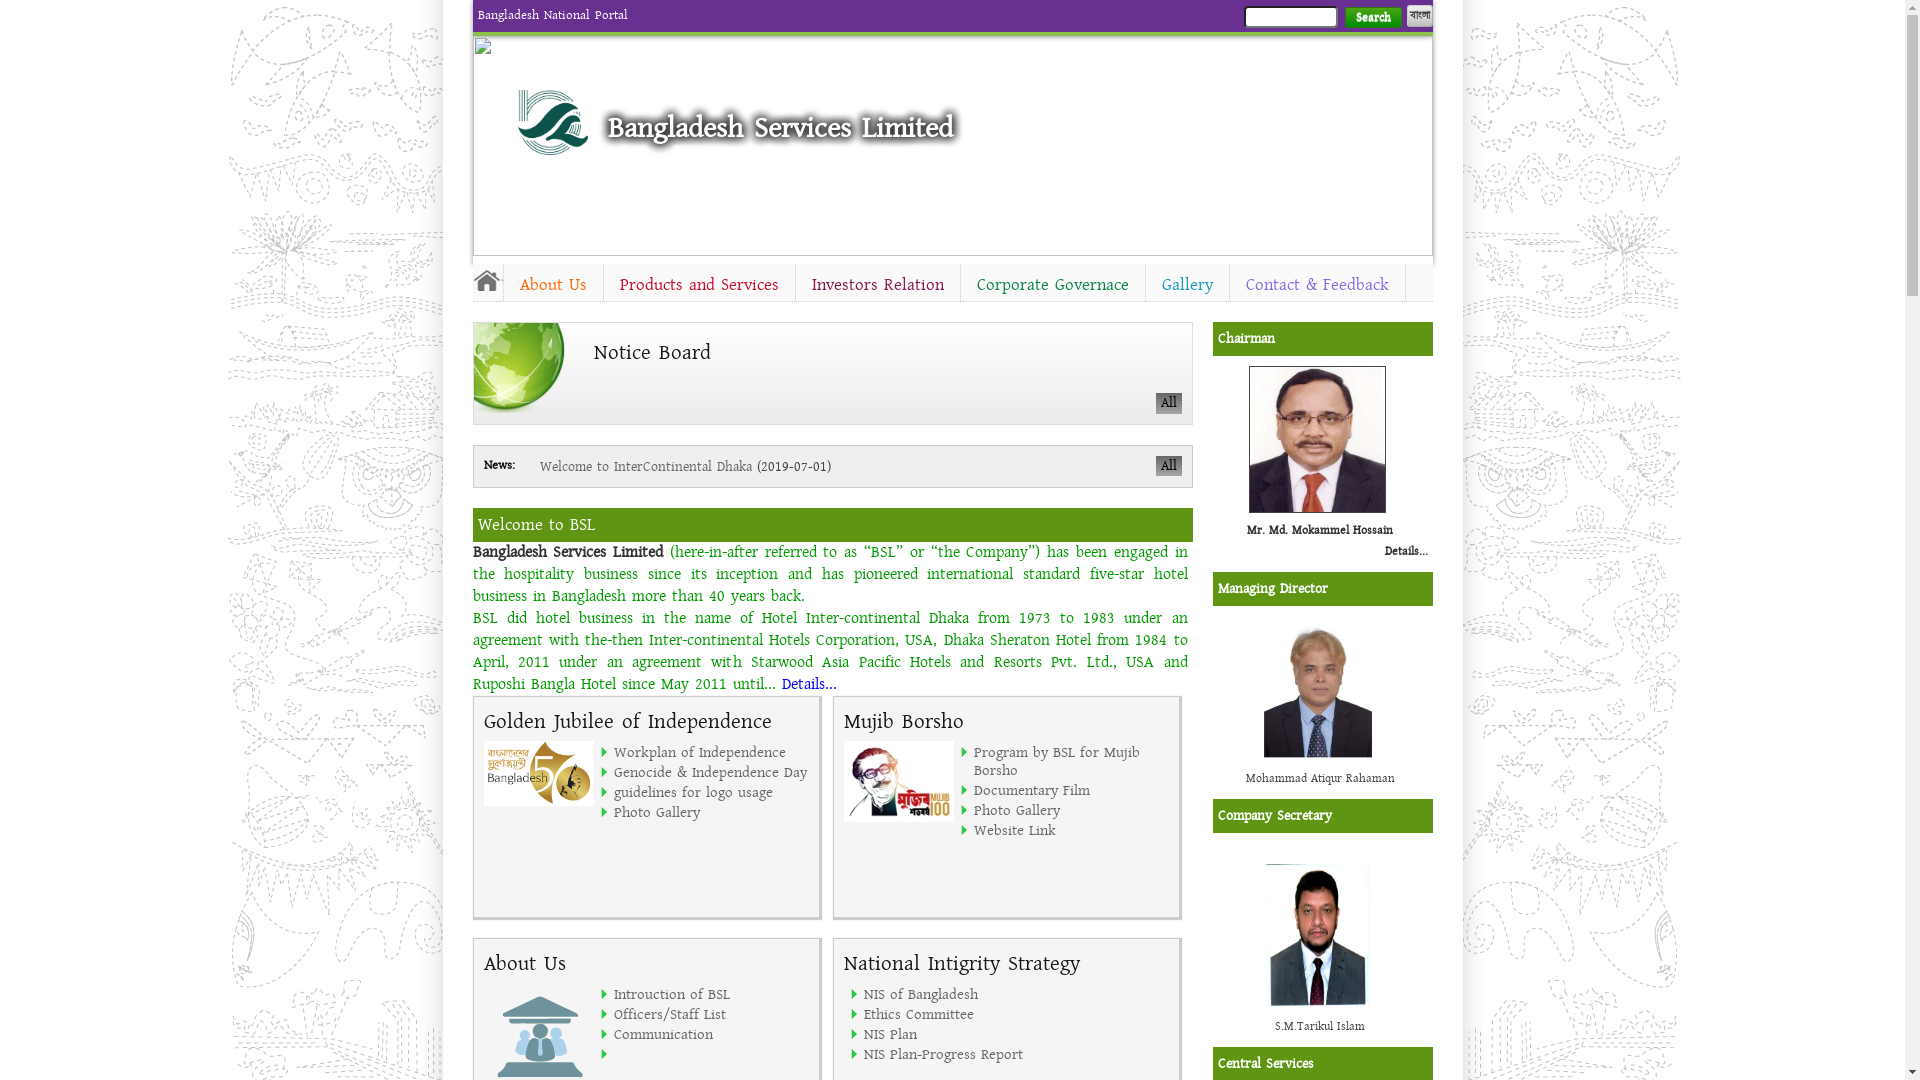 The height and width of the screenshot is (1080, 1920). Describe the element at coordinates (1317, 285) in the screenshot. I see `'Contact & Feedback'` at that location.